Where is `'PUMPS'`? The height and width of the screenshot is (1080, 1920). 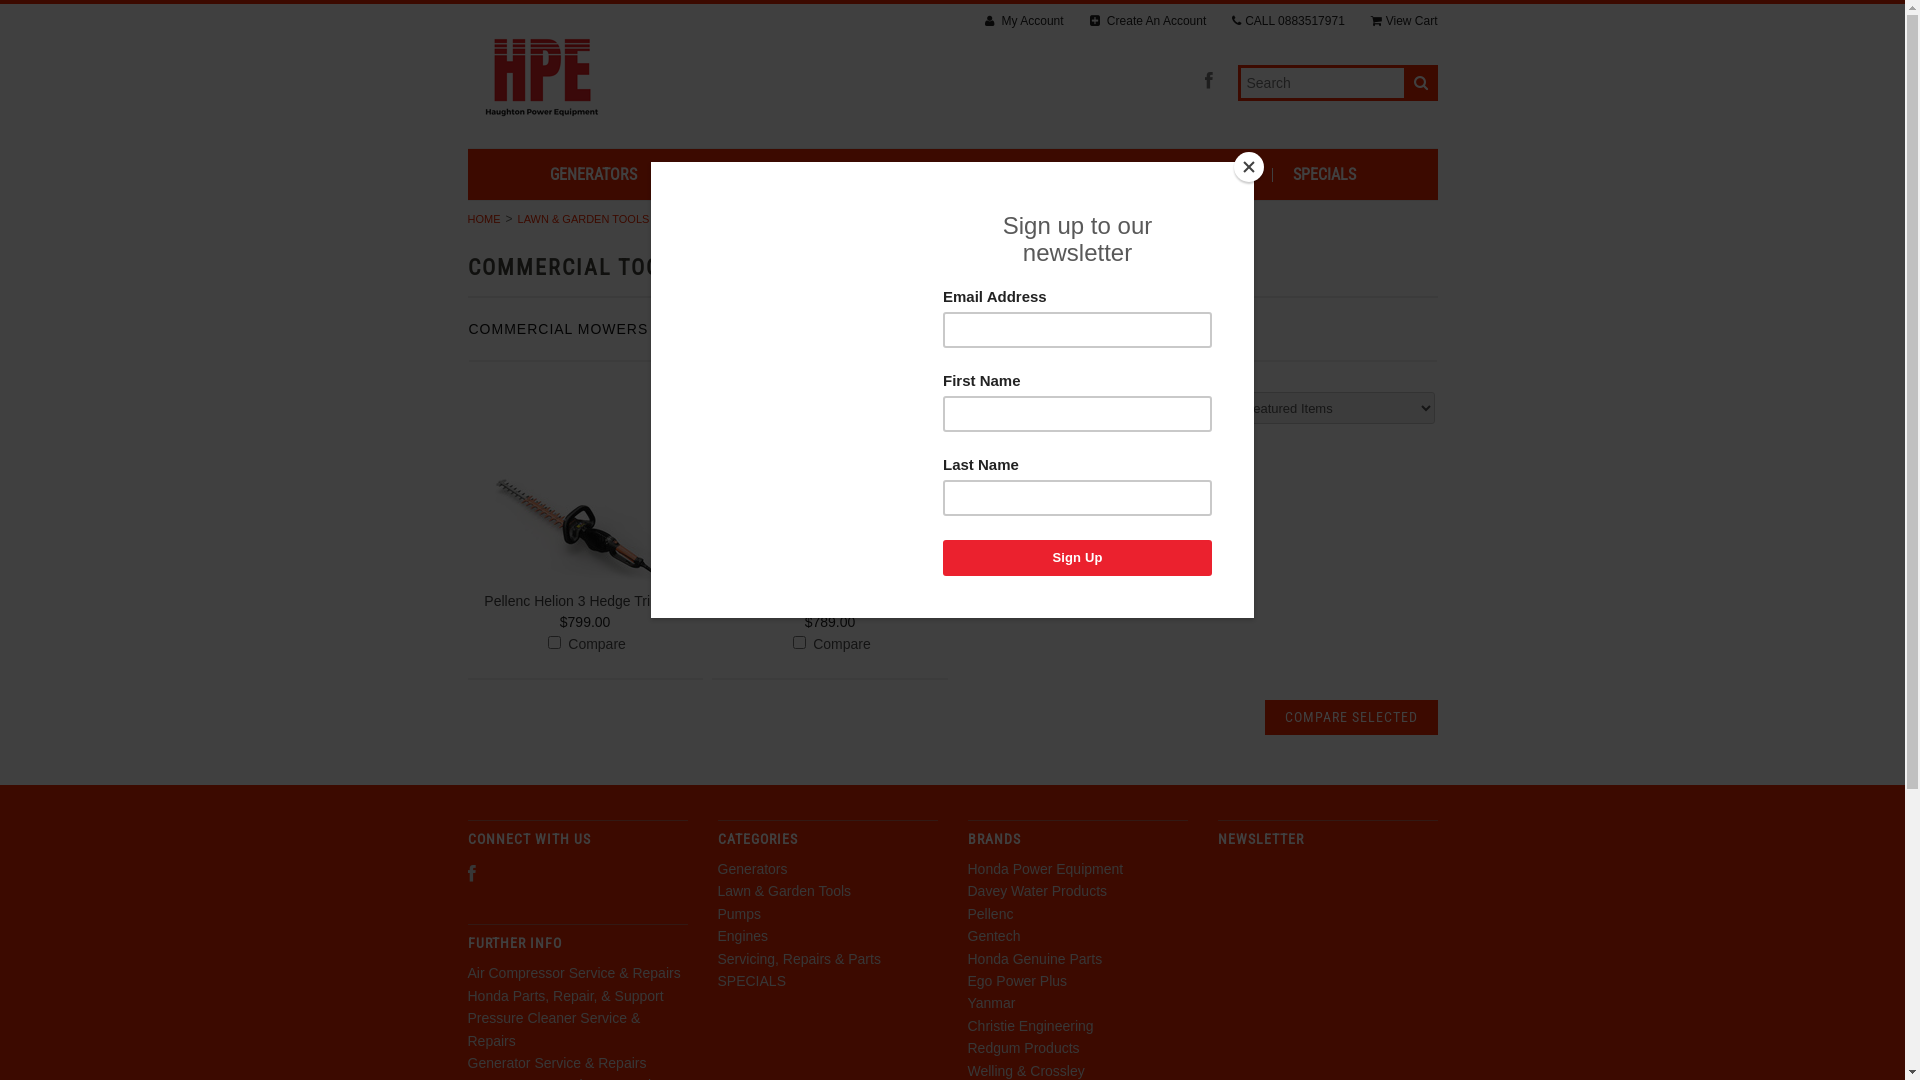
'PUMPS' is located at coordinates (899, 173).